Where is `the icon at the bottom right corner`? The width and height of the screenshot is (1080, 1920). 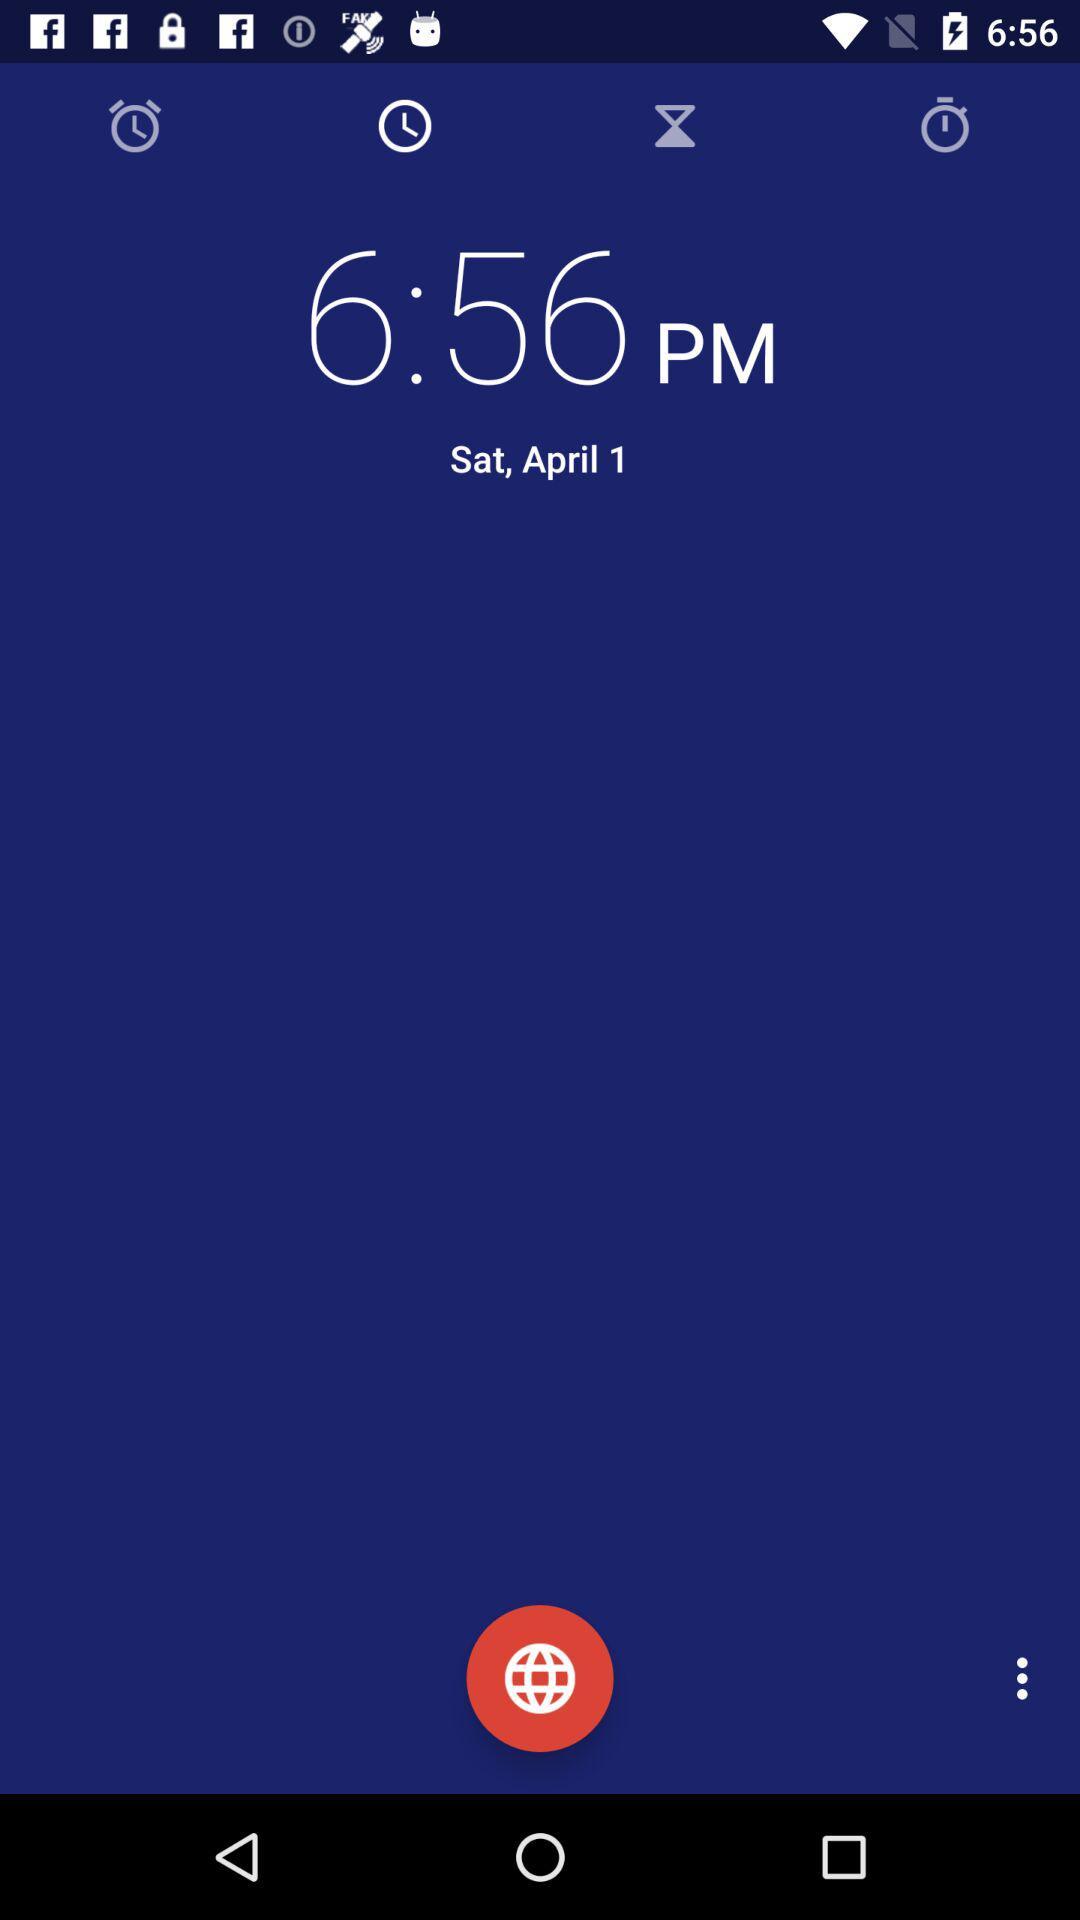 the icon at the bottom right corner is located at coordinates (1027, 1678).